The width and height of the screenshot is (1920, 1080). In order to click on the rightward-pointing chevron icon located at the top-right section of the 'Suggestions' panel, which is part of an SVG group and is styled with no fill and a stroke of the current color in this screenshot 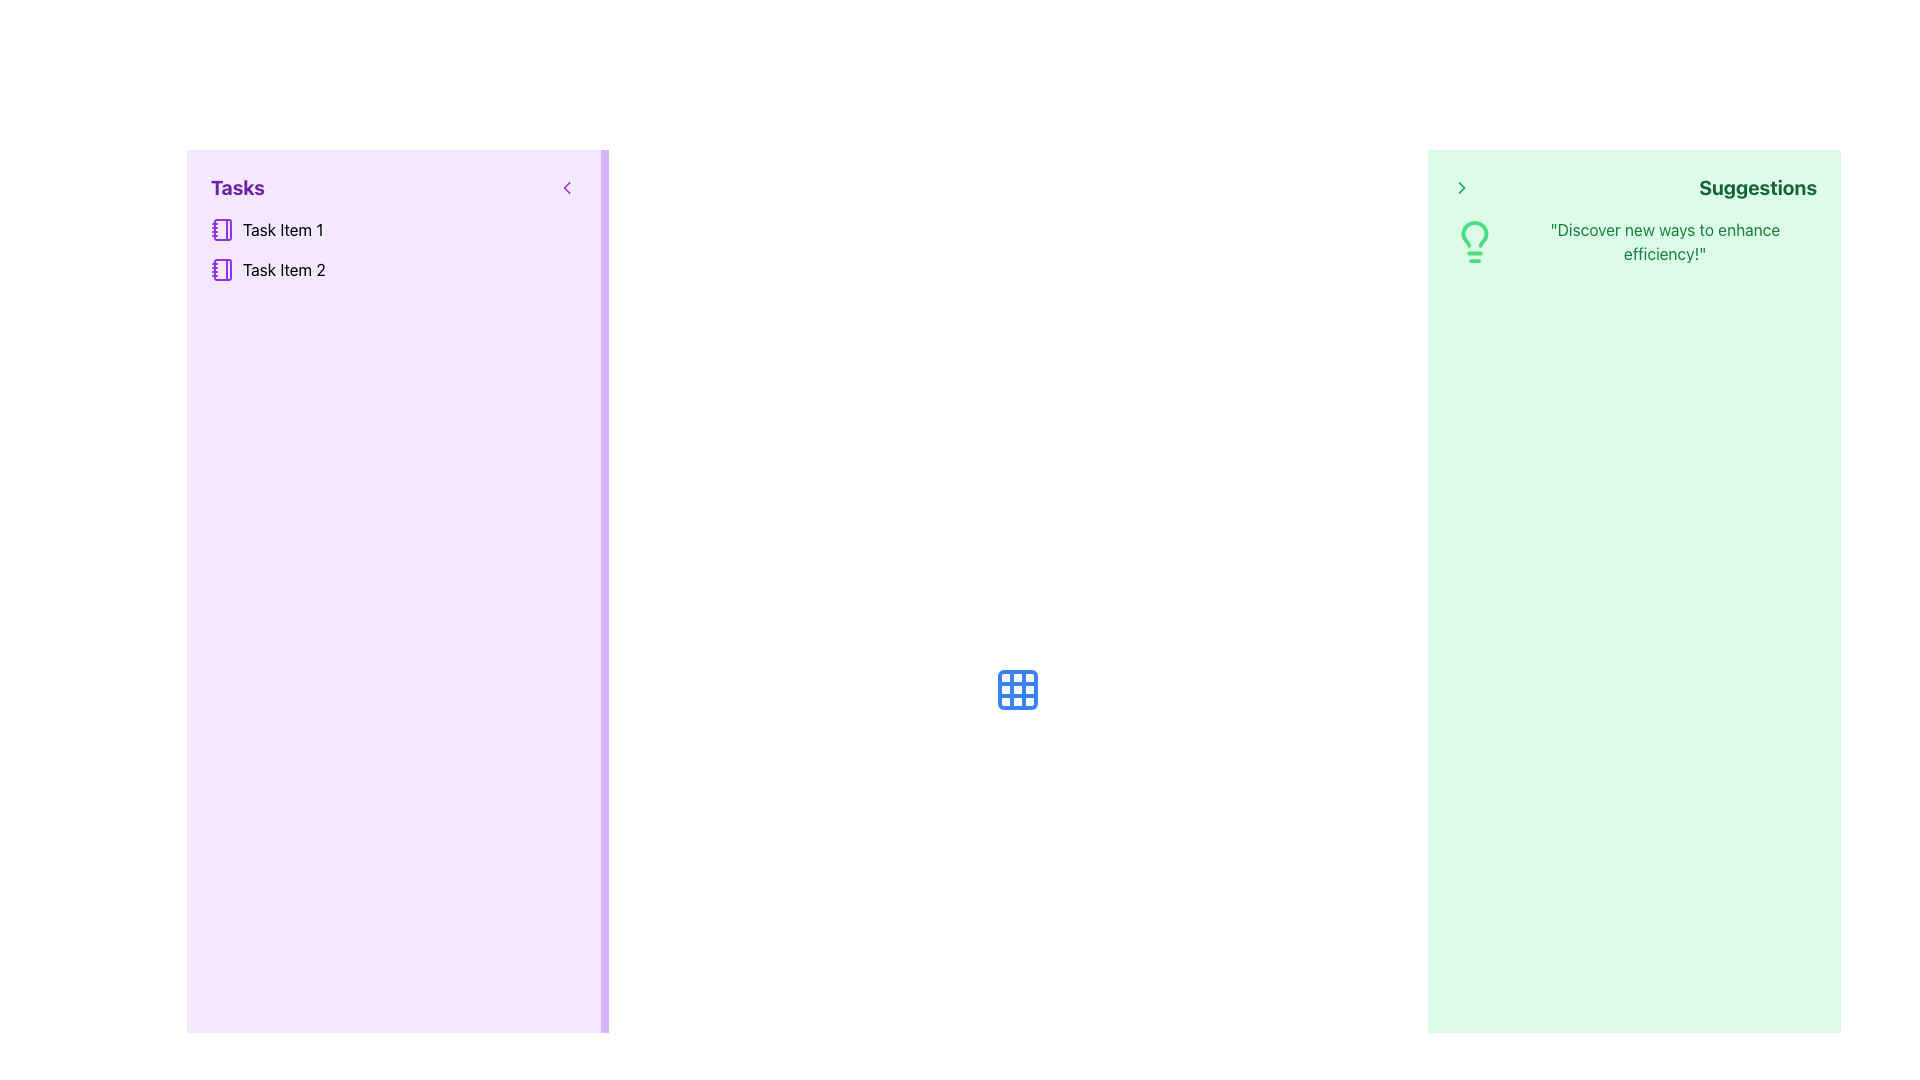, I will do `click(1461, 188)`.